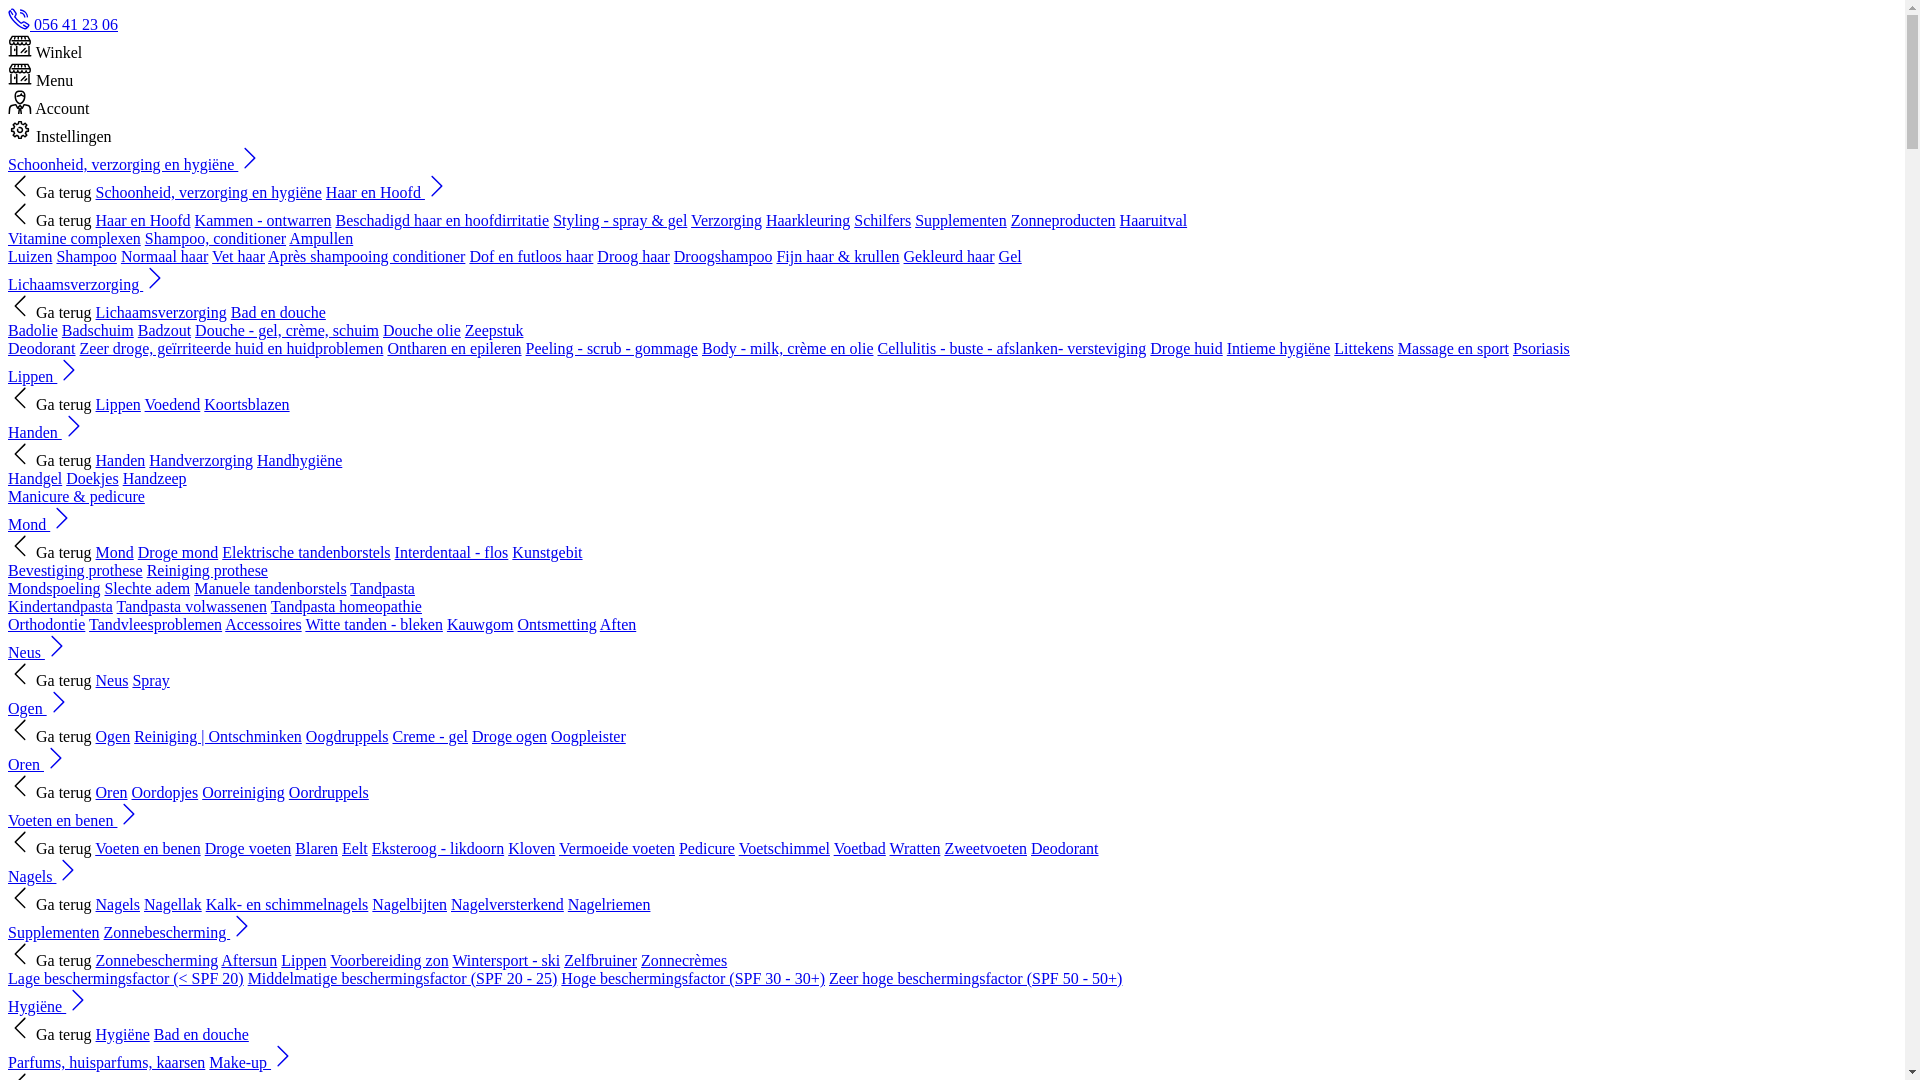 This screenshot has height=1080, width=1920. What do you see at coordinates (722, 255) in the screenshot?
I see `'Droogshampoo'` at bounding box center [722, 255].